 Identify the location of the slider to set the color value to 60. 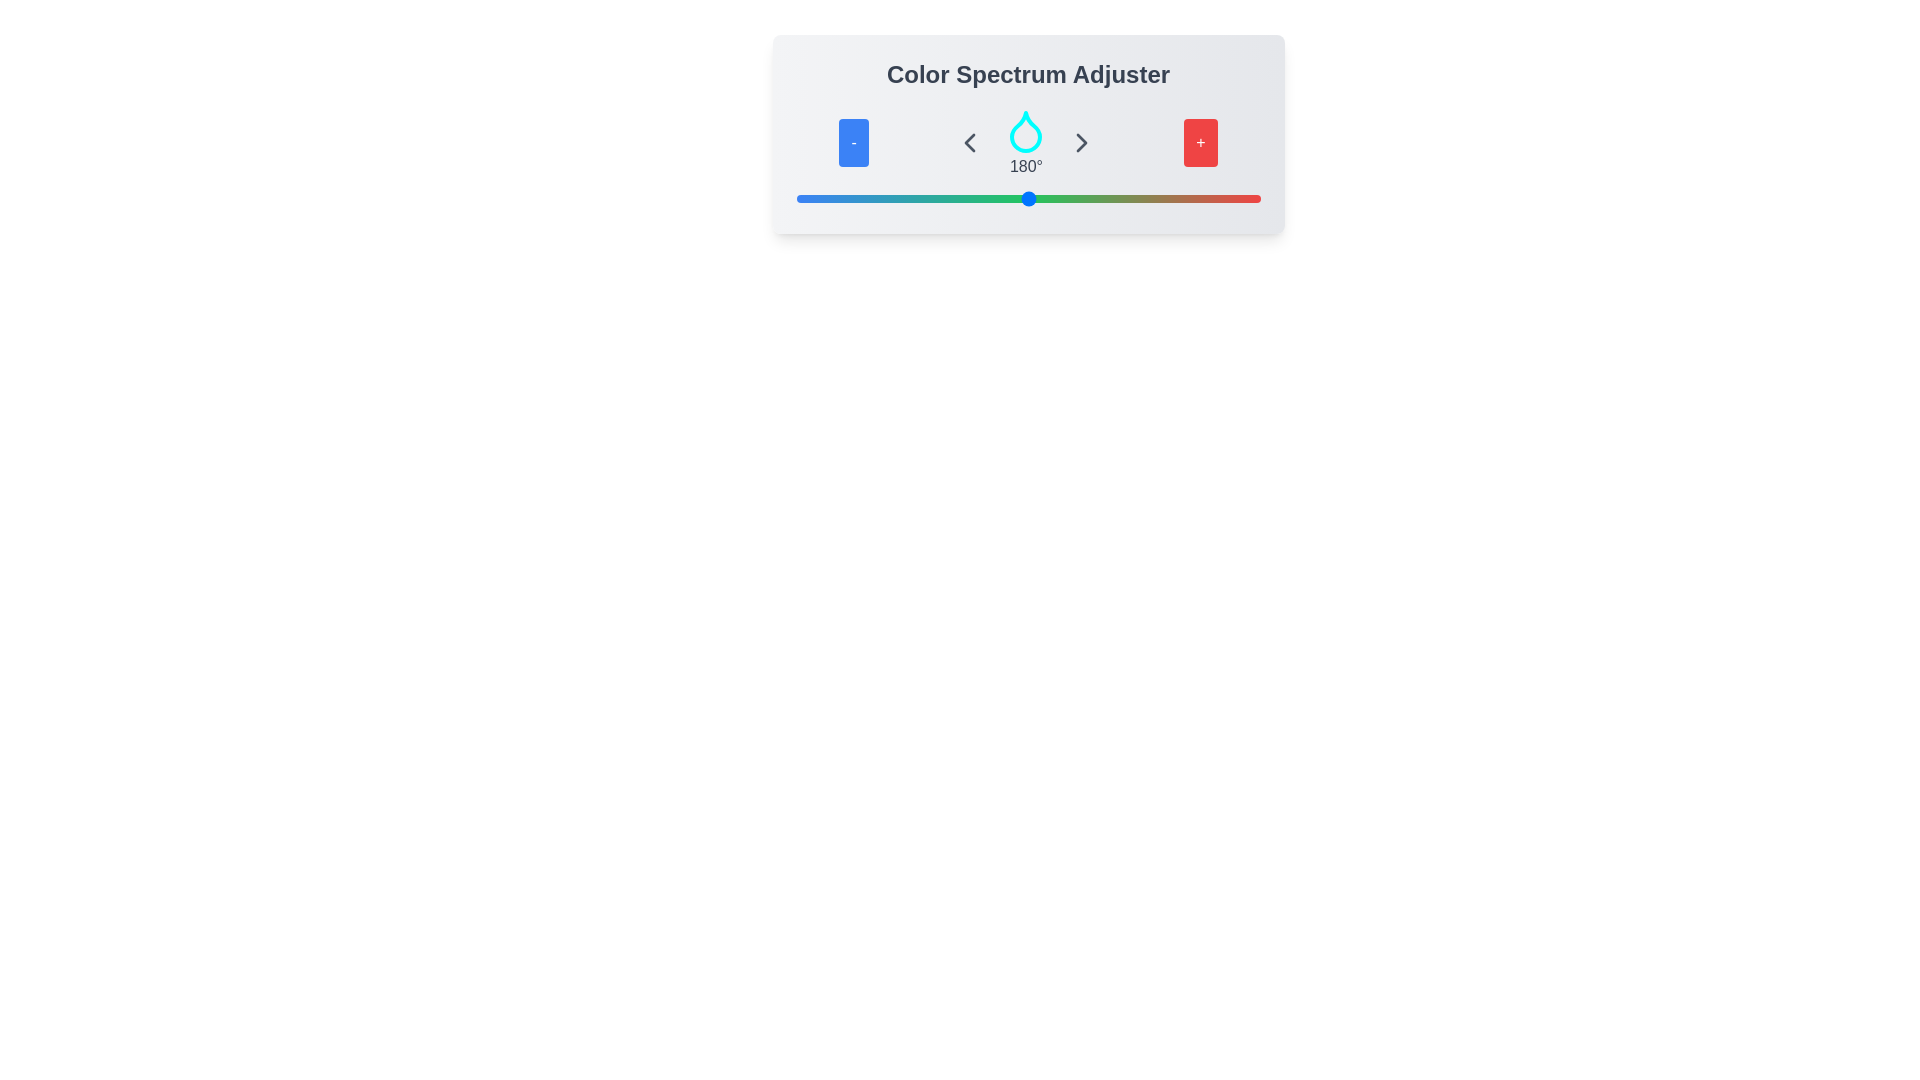
(873, 199).